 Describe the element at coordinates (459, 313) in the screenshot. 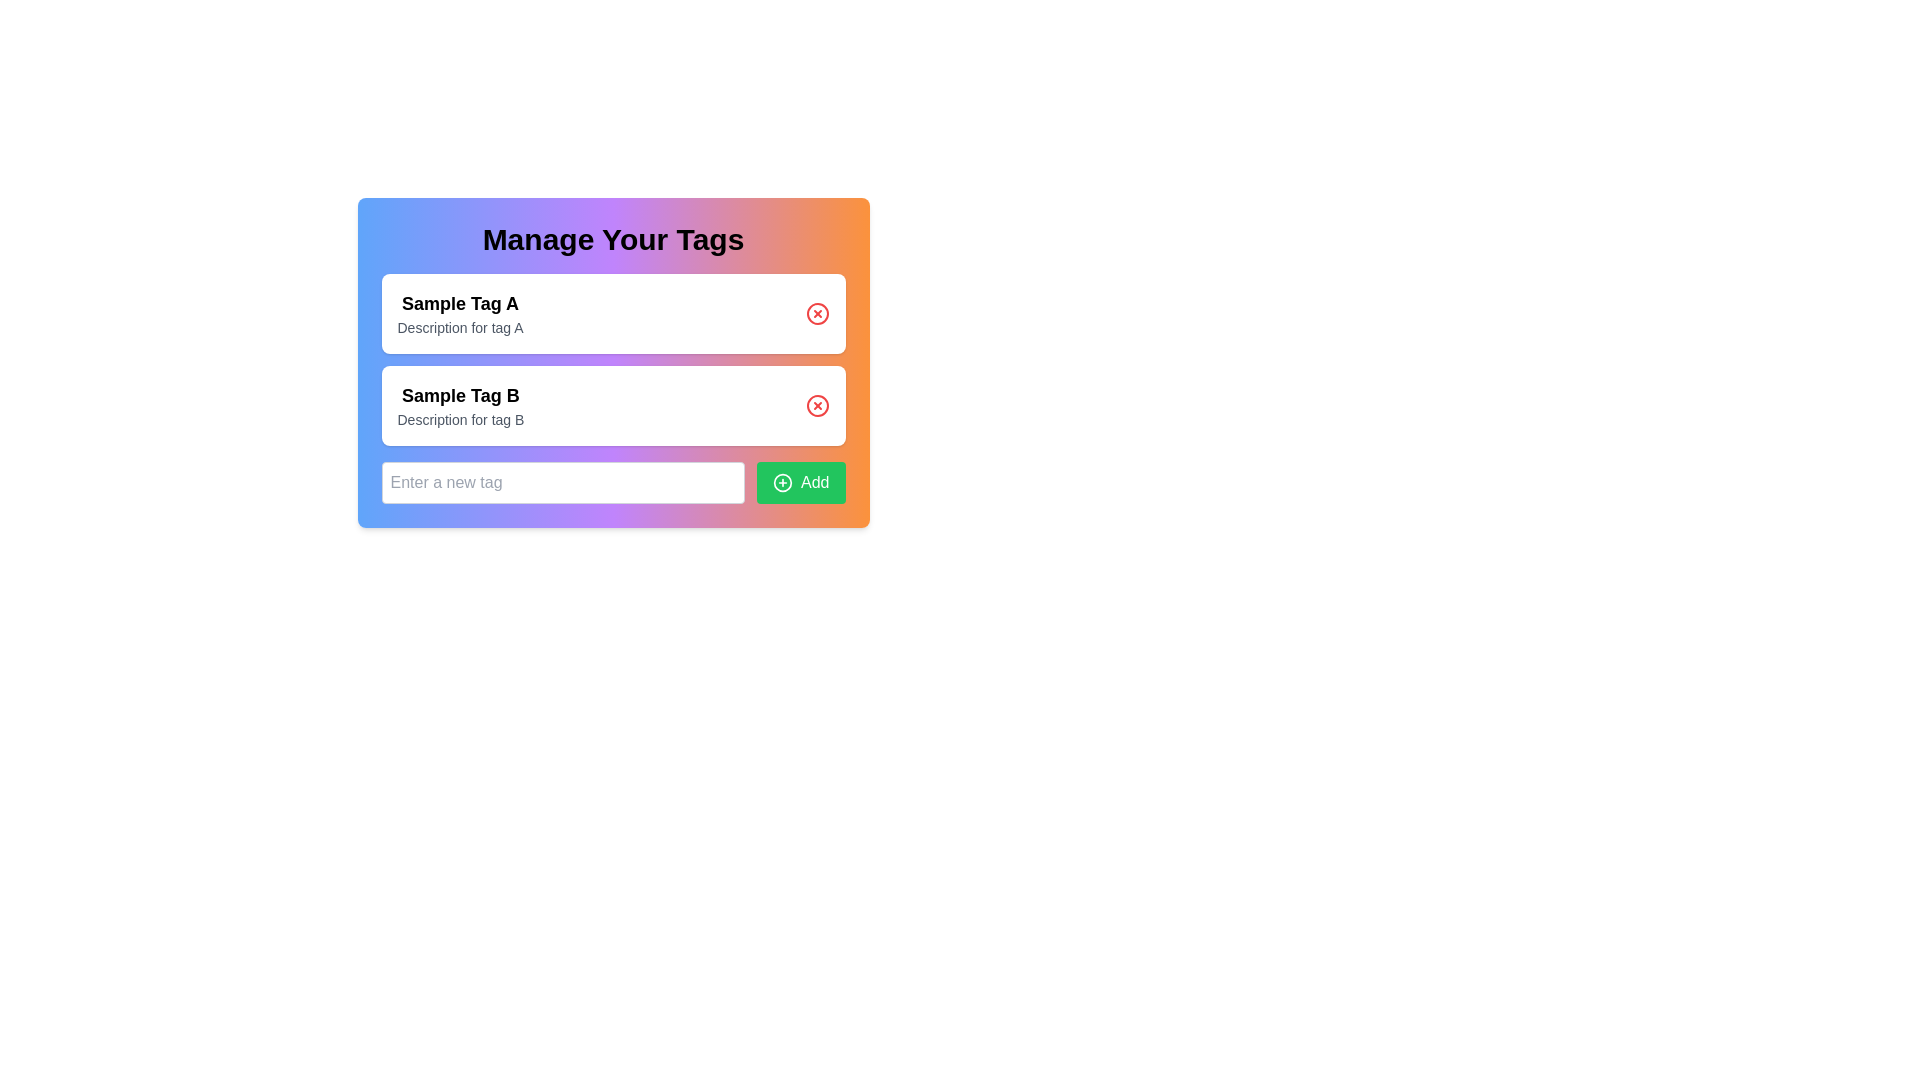

I see `the text block titled 'Sample Tag A' with the description 'Description for tag A', which is the first entry under 'Manage Your Tags'` at that location.